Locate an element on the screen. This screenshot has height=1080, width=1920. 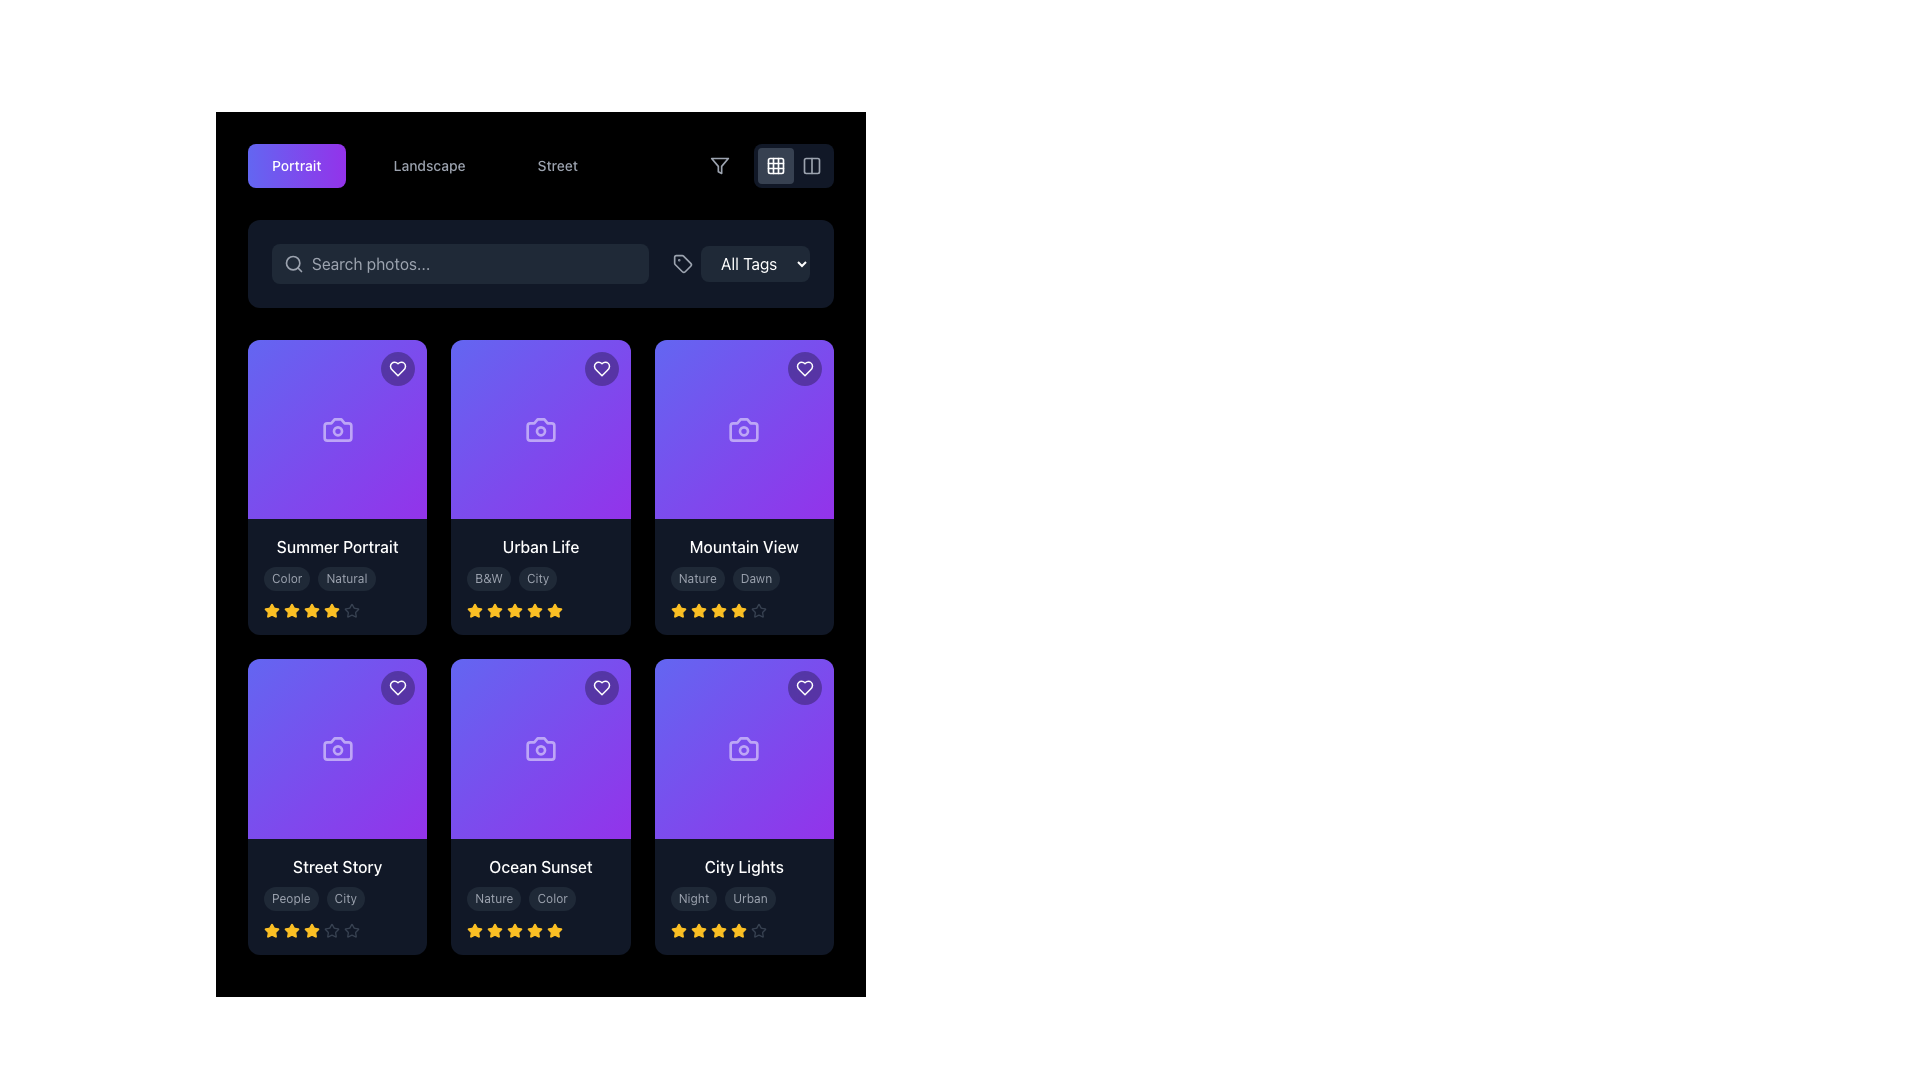
the photography icon located at the center of the 'Street Story' card, which is the first card in the second row of the grid layout is located at coordinates (337, 748).